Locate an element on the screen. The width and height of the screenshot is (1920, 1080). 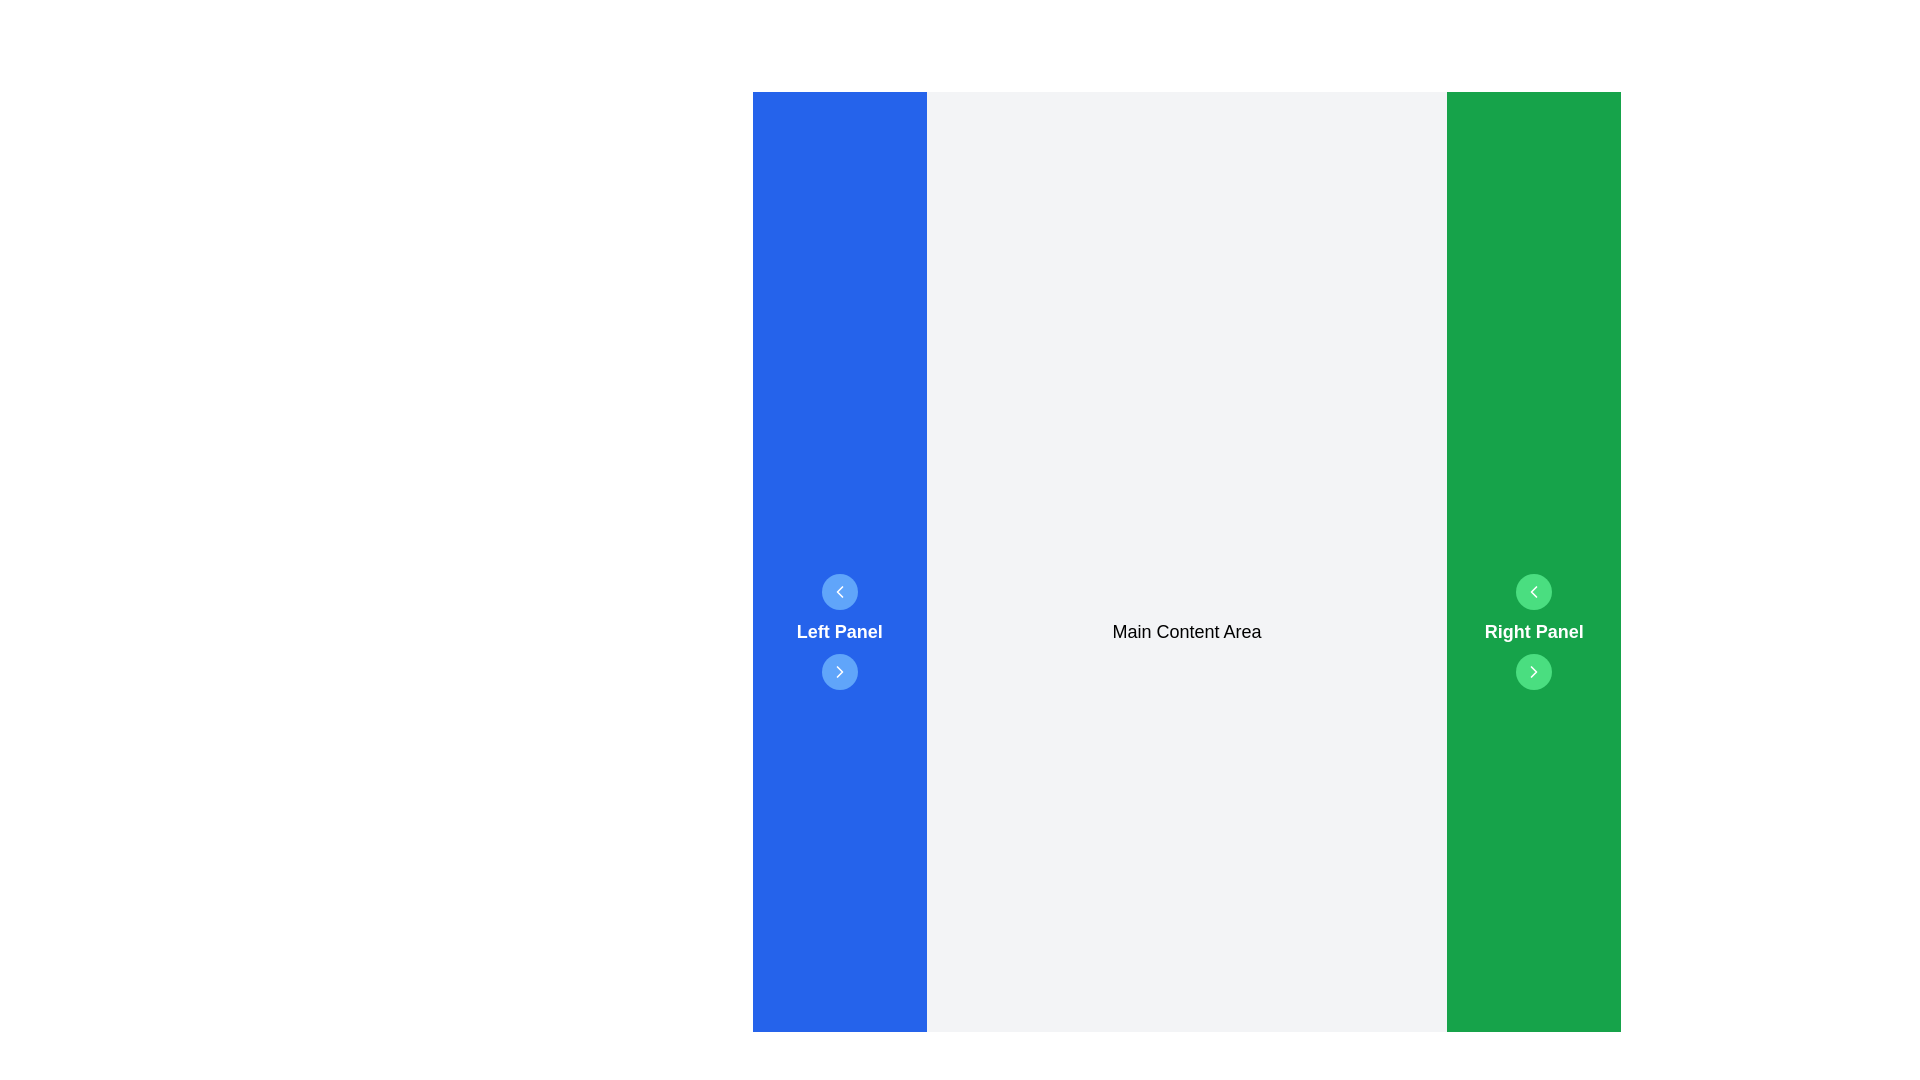
the right-facing chevron icon button with a green circular background located in the right panel is located at coordinates (1533, 671).